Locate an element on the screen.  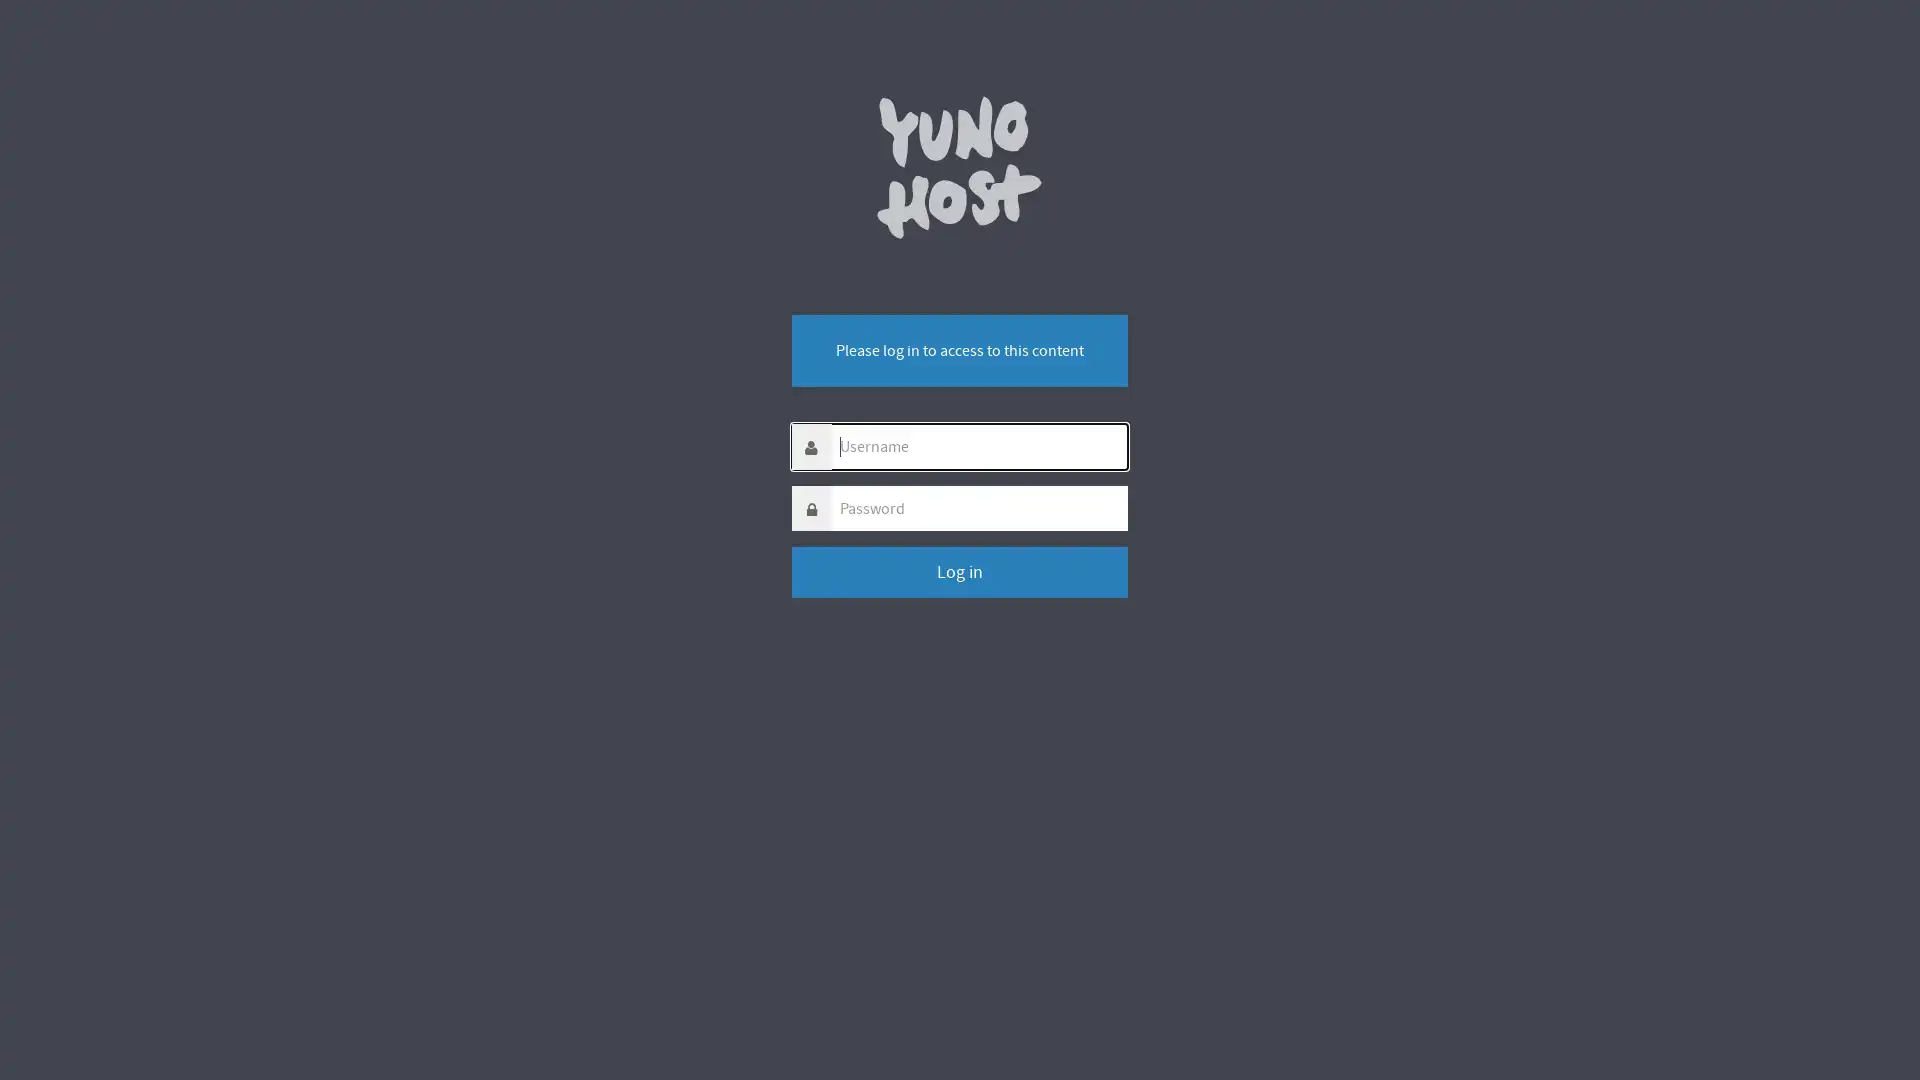
Log in is located at coordinates (958, 572).